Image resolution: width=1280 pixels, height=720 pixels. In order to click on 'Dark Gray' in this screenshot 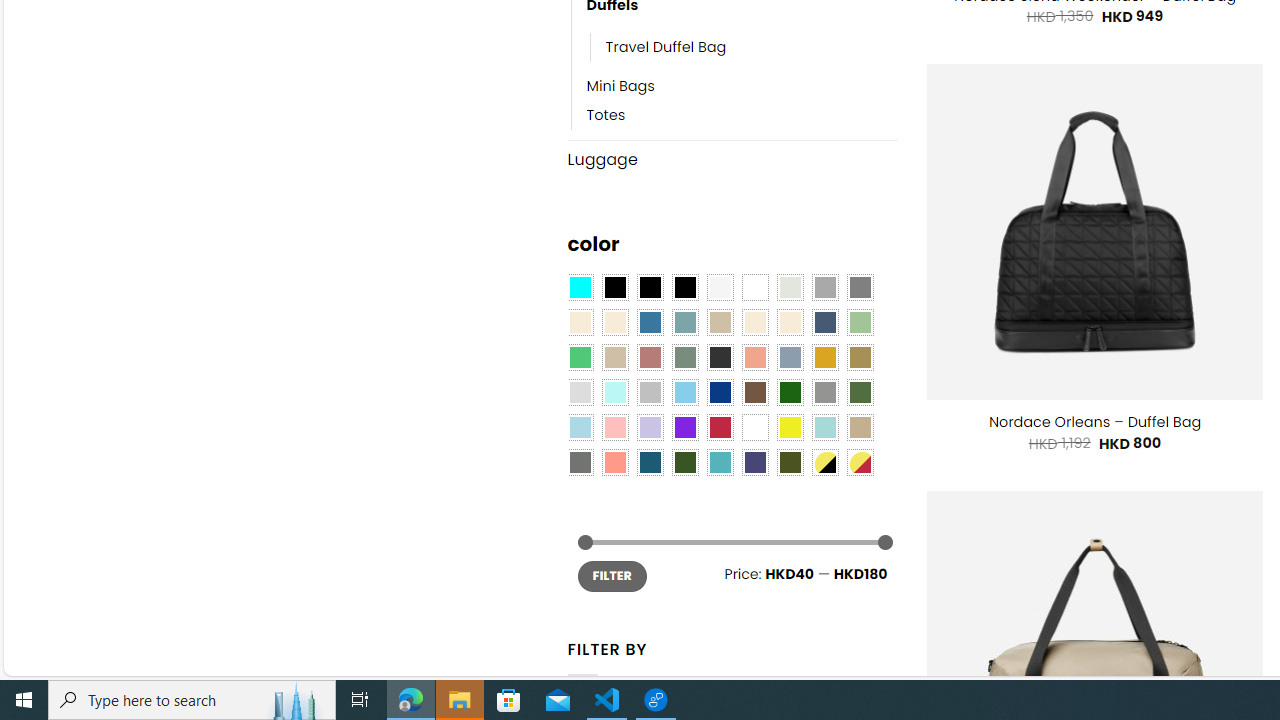, I will do `click(824, 288)`.